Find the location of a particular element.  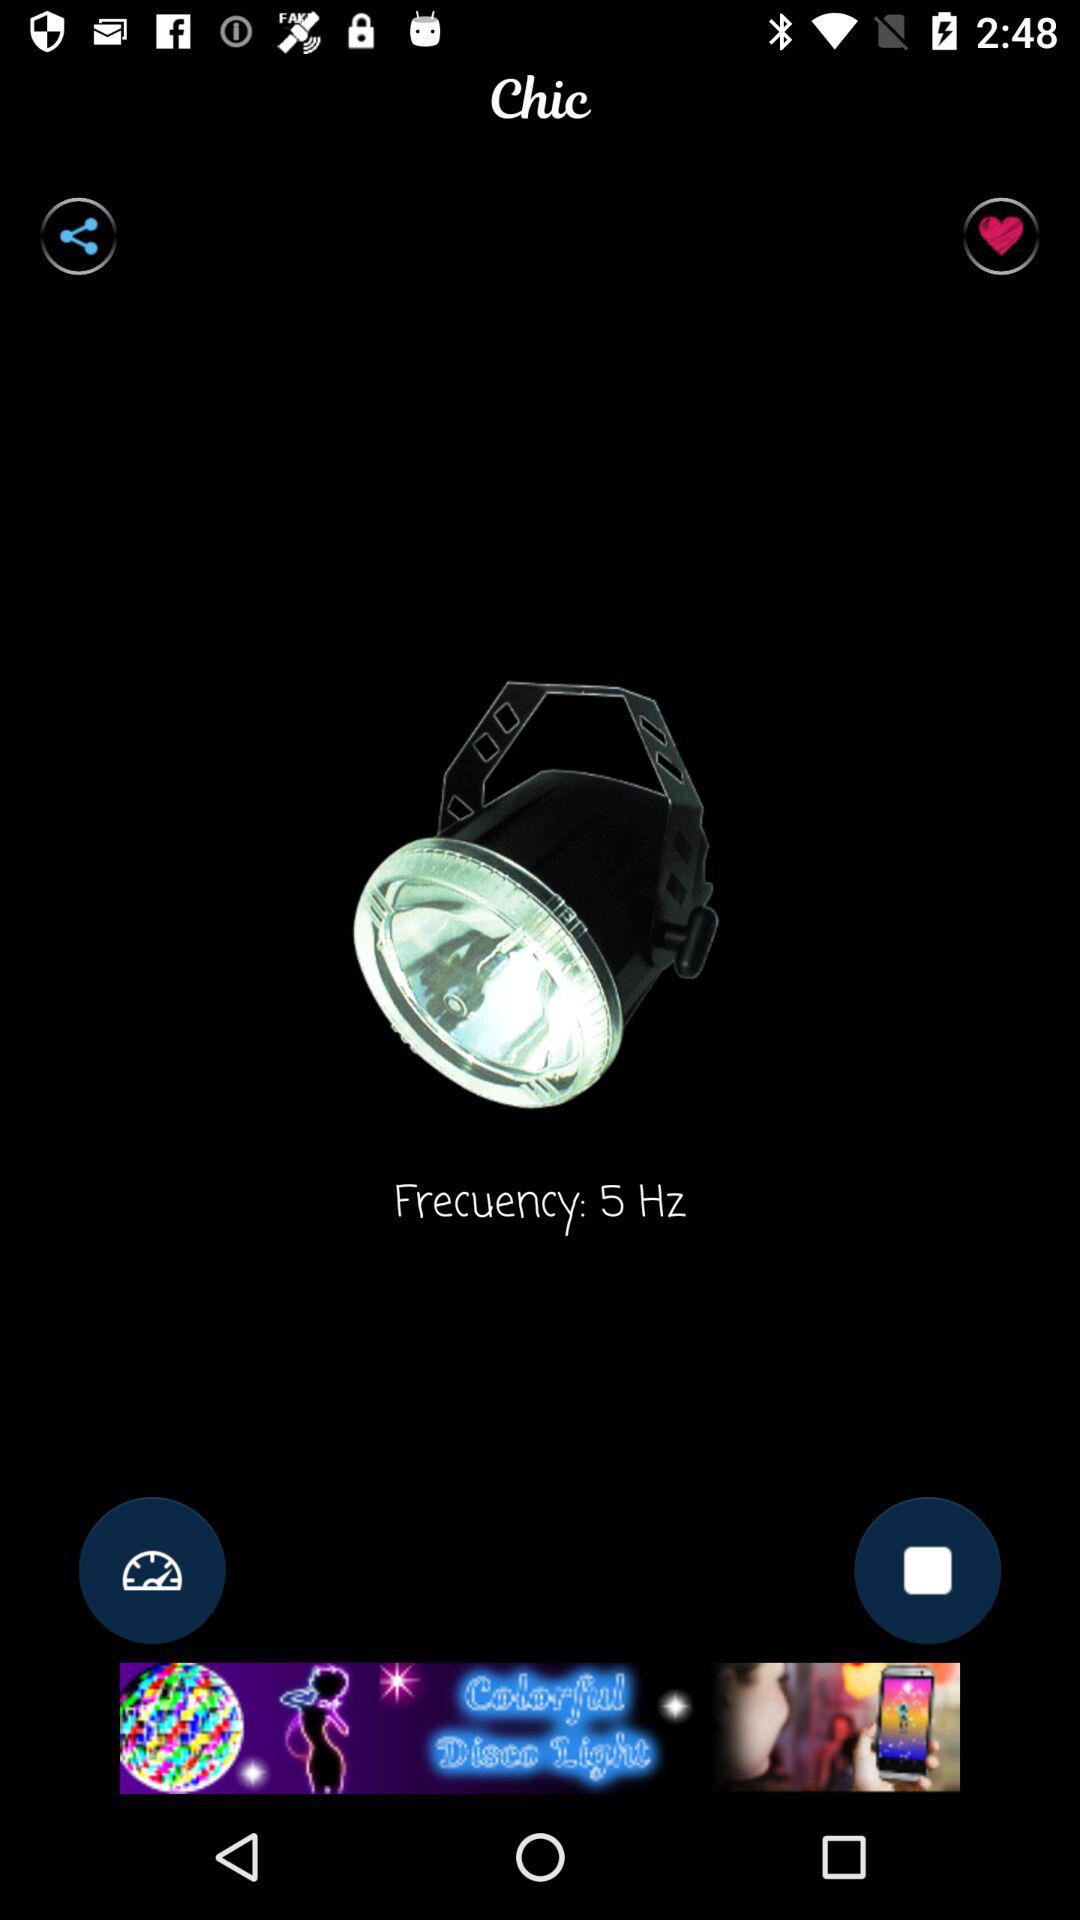

the favorite icon is located at coordinates (1001, 236).